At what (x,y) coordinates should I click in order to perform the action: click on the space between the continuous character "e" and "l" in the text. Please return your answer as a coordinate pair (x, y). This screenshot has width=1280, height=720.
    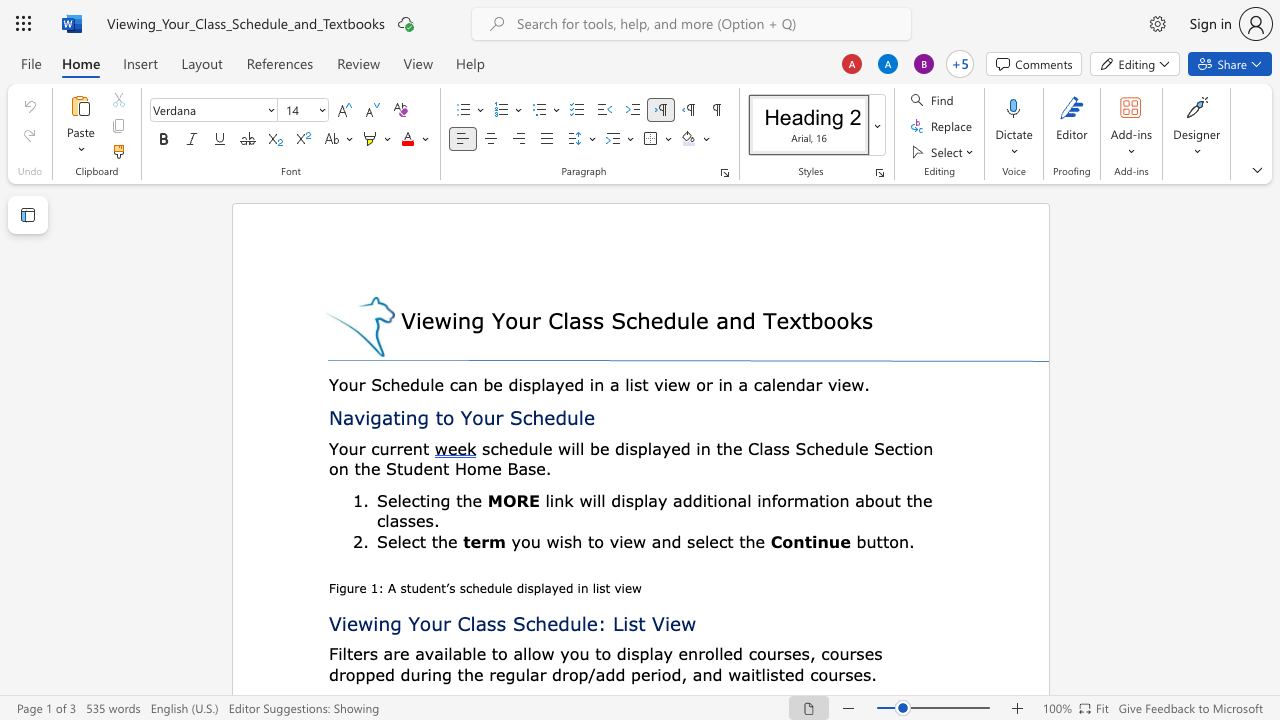
    Looking at the image, I should click on (396, 499).